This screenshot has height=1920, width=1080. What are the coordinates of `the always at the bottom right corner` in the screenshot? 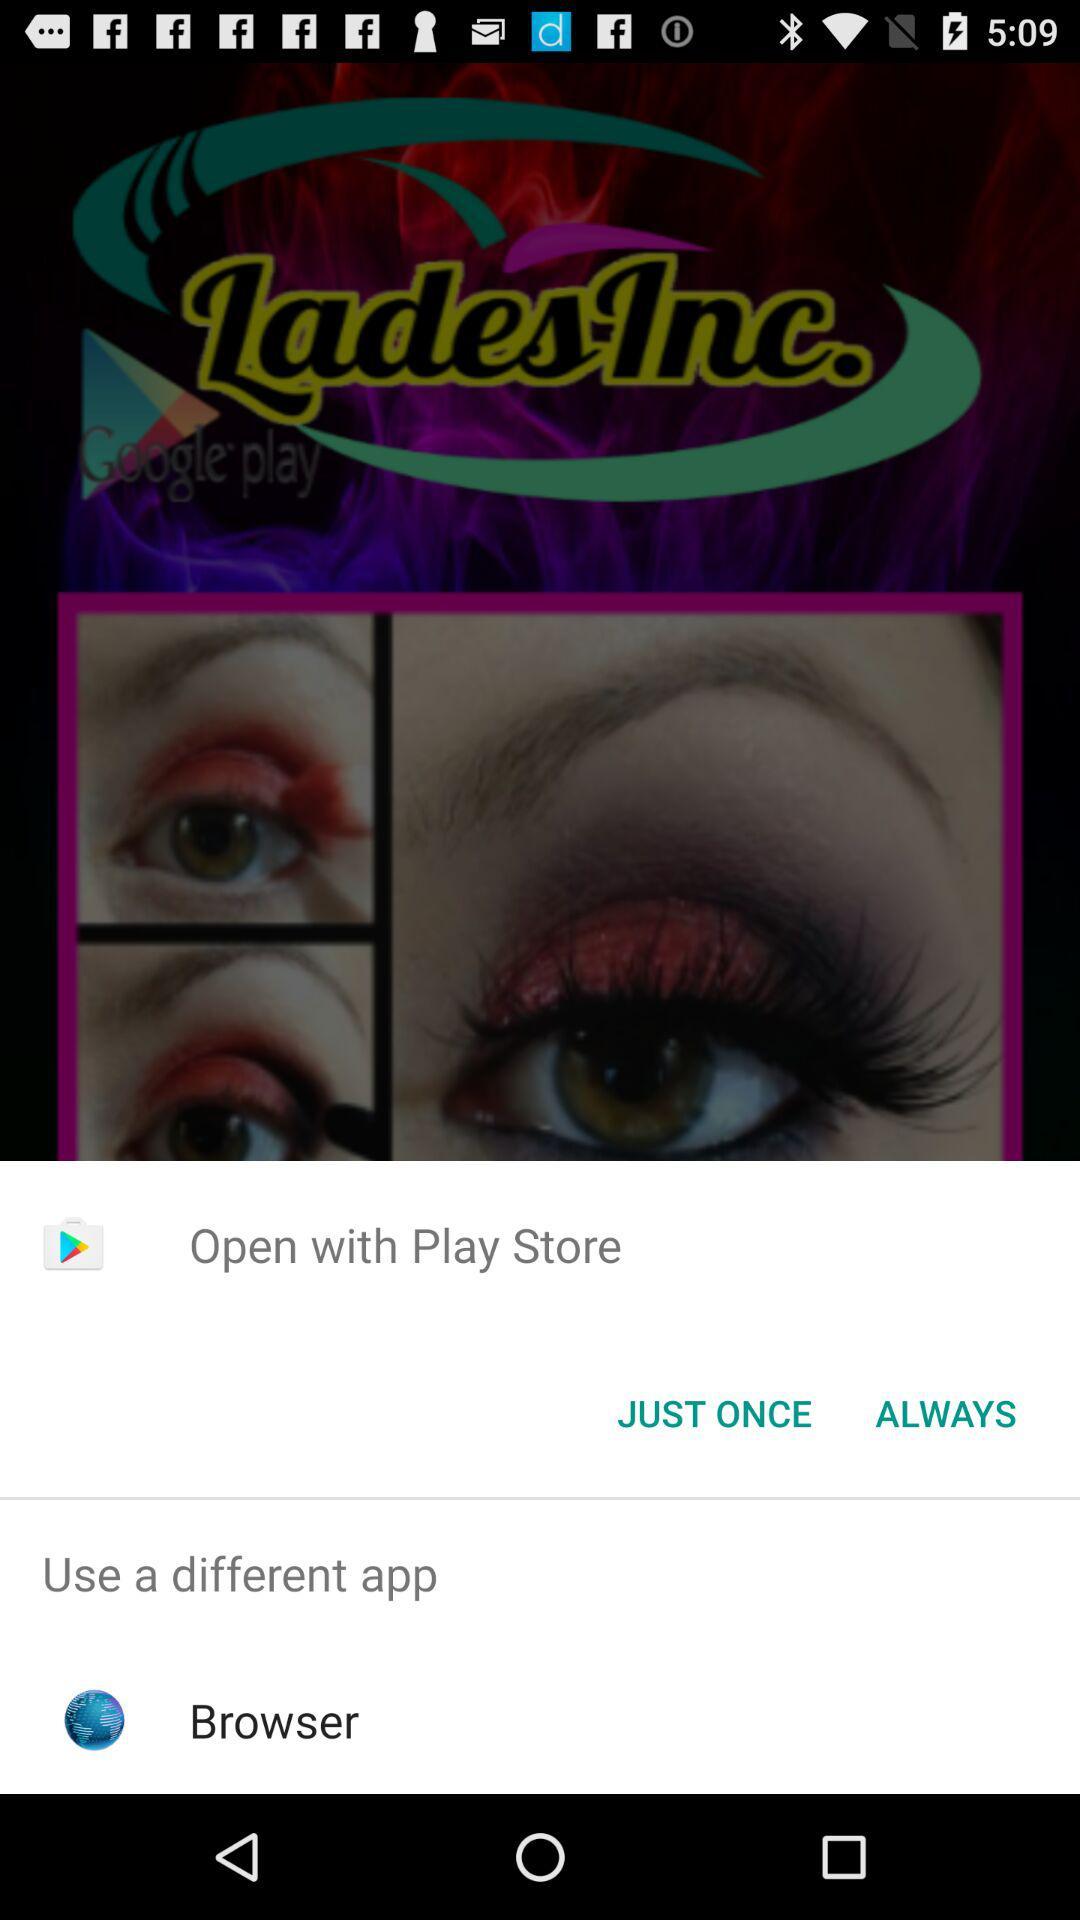 It's located at (945, 1411).